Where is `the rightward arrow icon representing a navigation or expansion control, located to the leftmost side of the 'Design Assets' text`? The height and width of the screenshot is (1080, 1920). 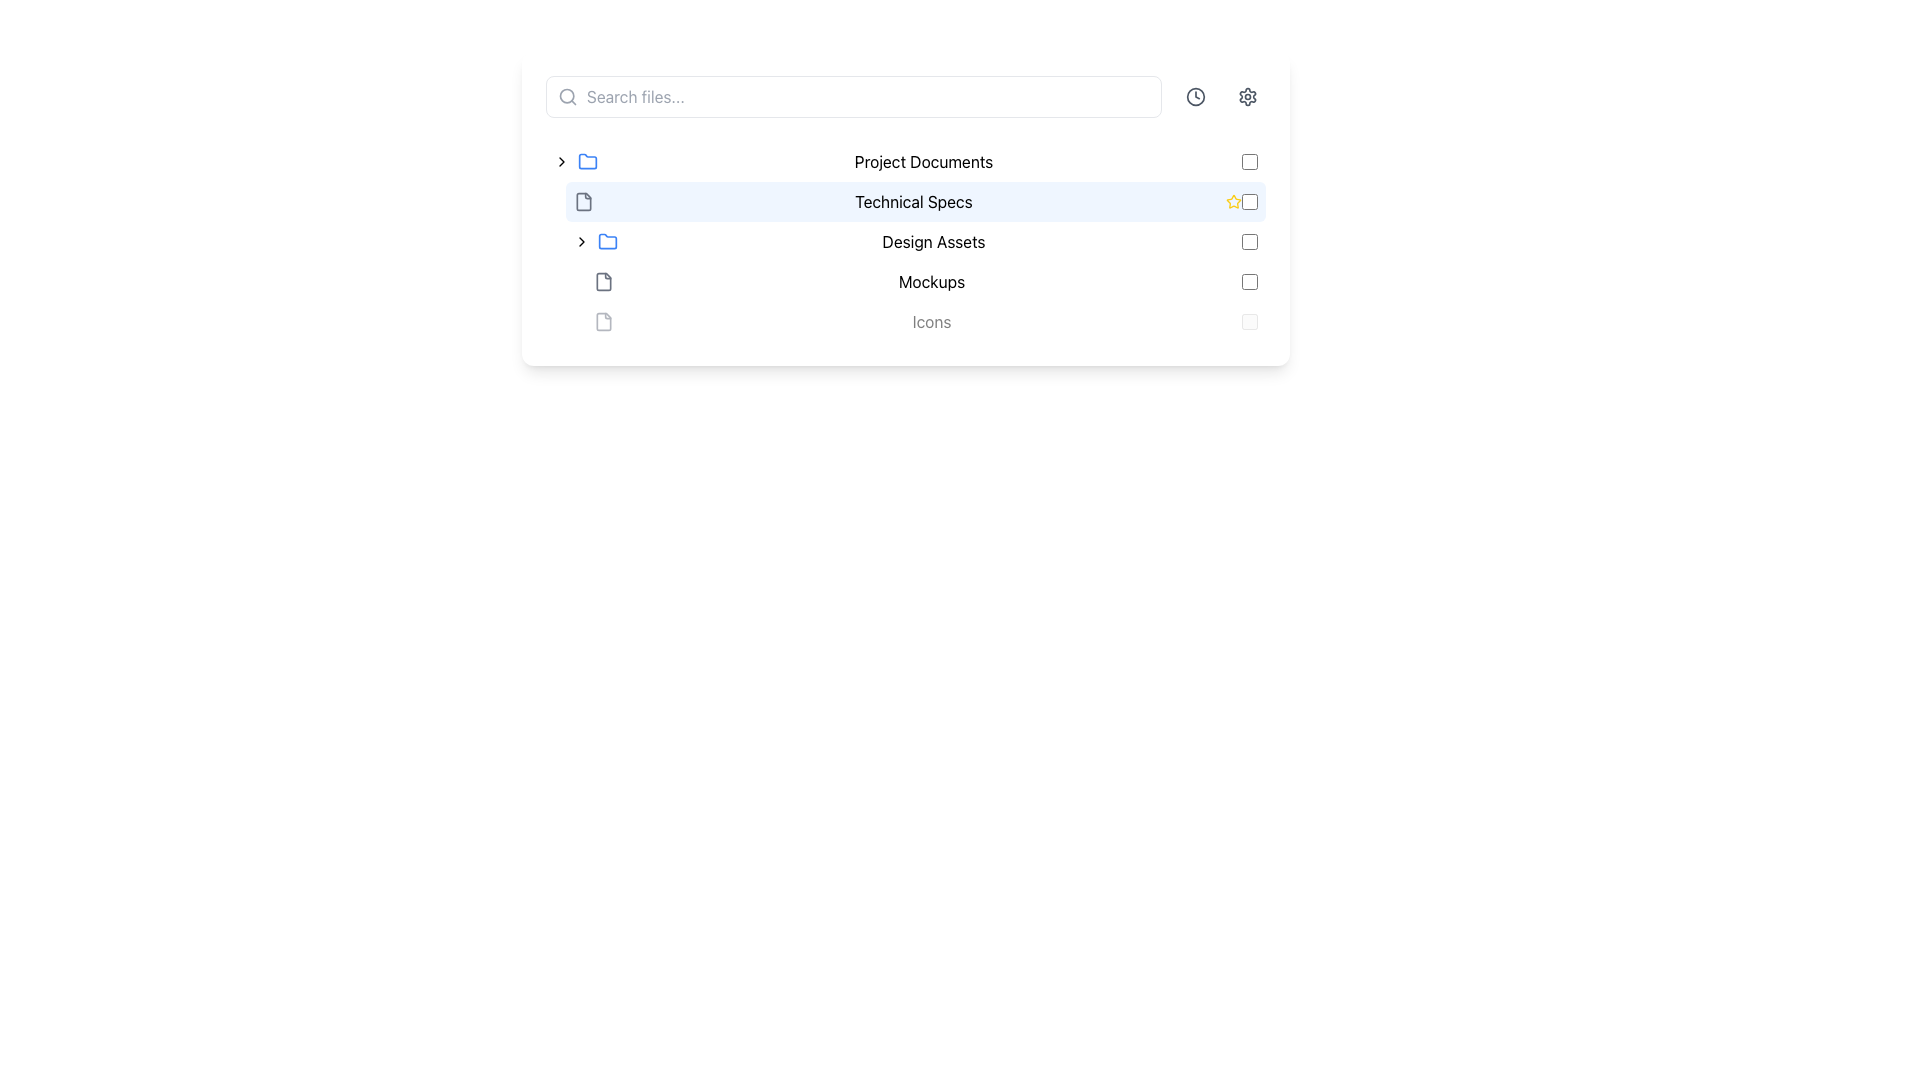
the rightward arrow icon representing a navigation or expansion control, located to the leftmost side of the 'Design Assets' text is located at coordinates (580, 241).